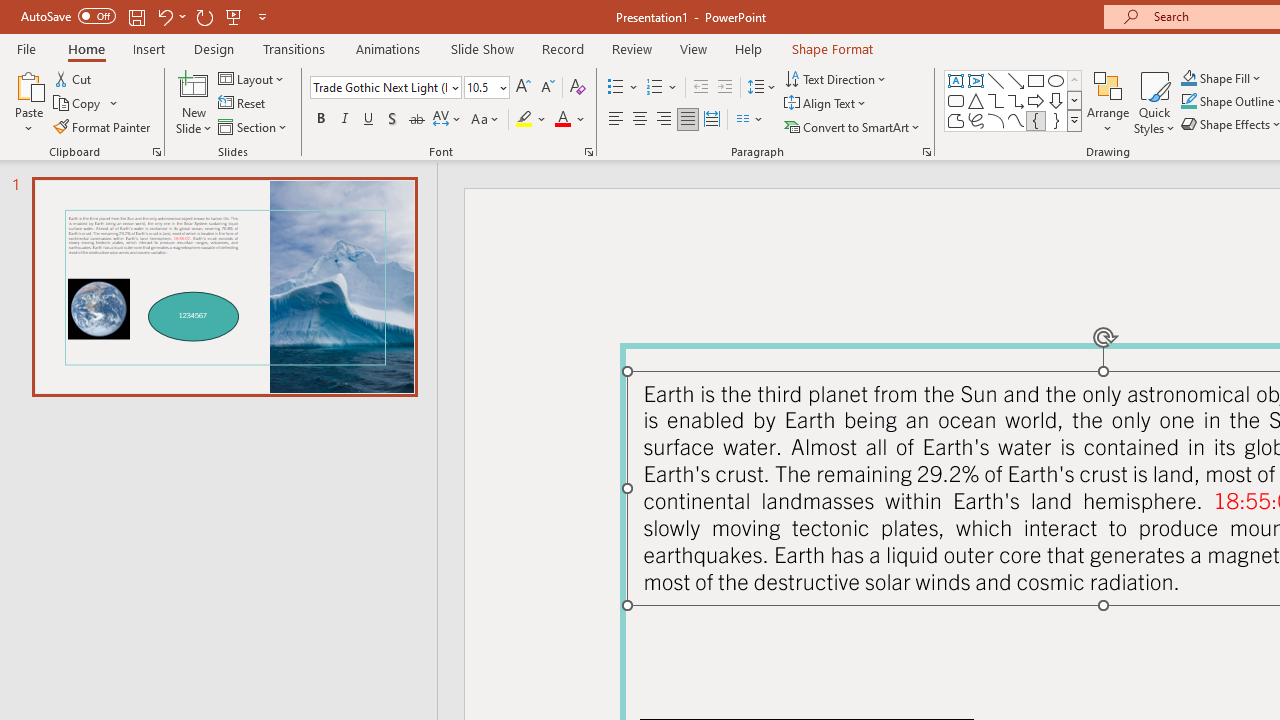 The width and height of the screenshot is (1280, 720). What do you see at coordinates (320, 119) in the screenshot?
I see `'Bold'` at bounding box center [320, 119].